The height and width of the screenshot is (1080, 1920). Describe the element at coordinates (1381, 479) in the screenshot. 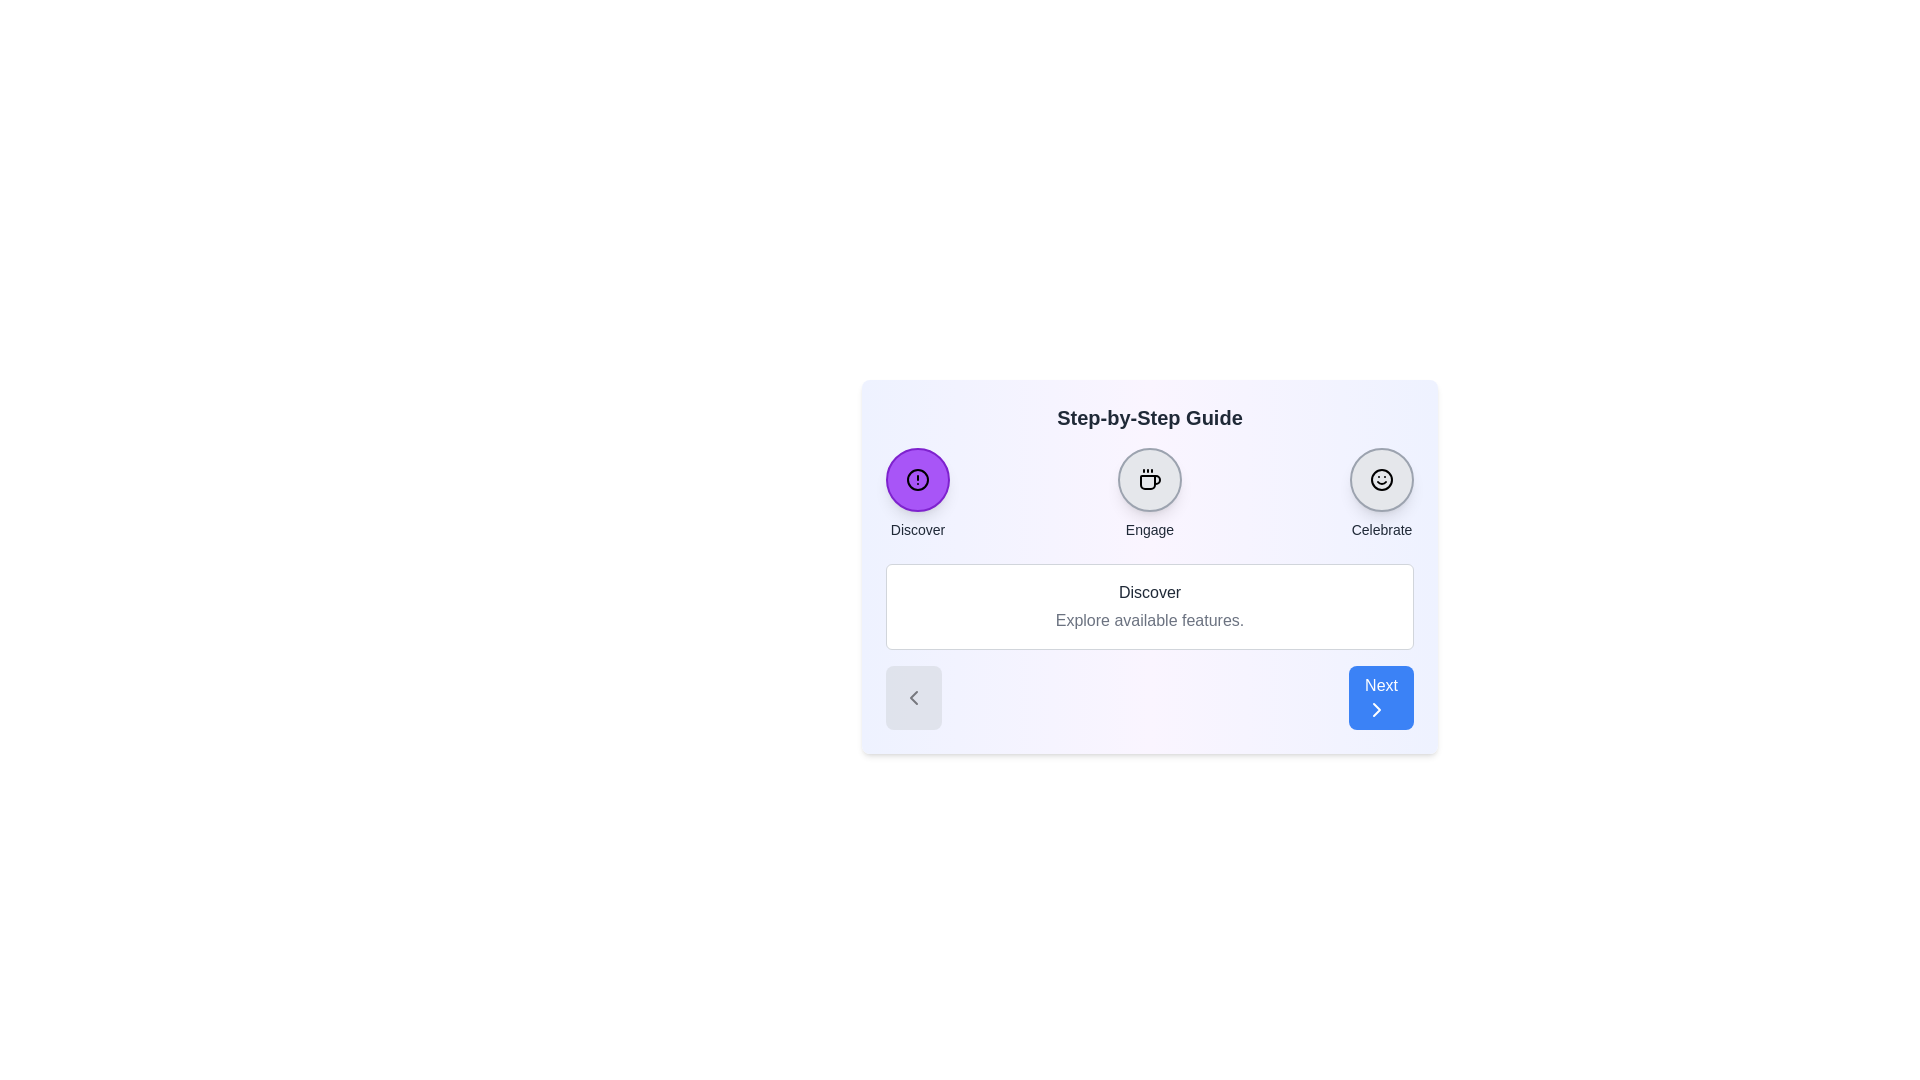

I see `the third button in the horizontal sequence of options in the step-by-step guide, which is located on the far right and is associated with the action of celebration` at that location.